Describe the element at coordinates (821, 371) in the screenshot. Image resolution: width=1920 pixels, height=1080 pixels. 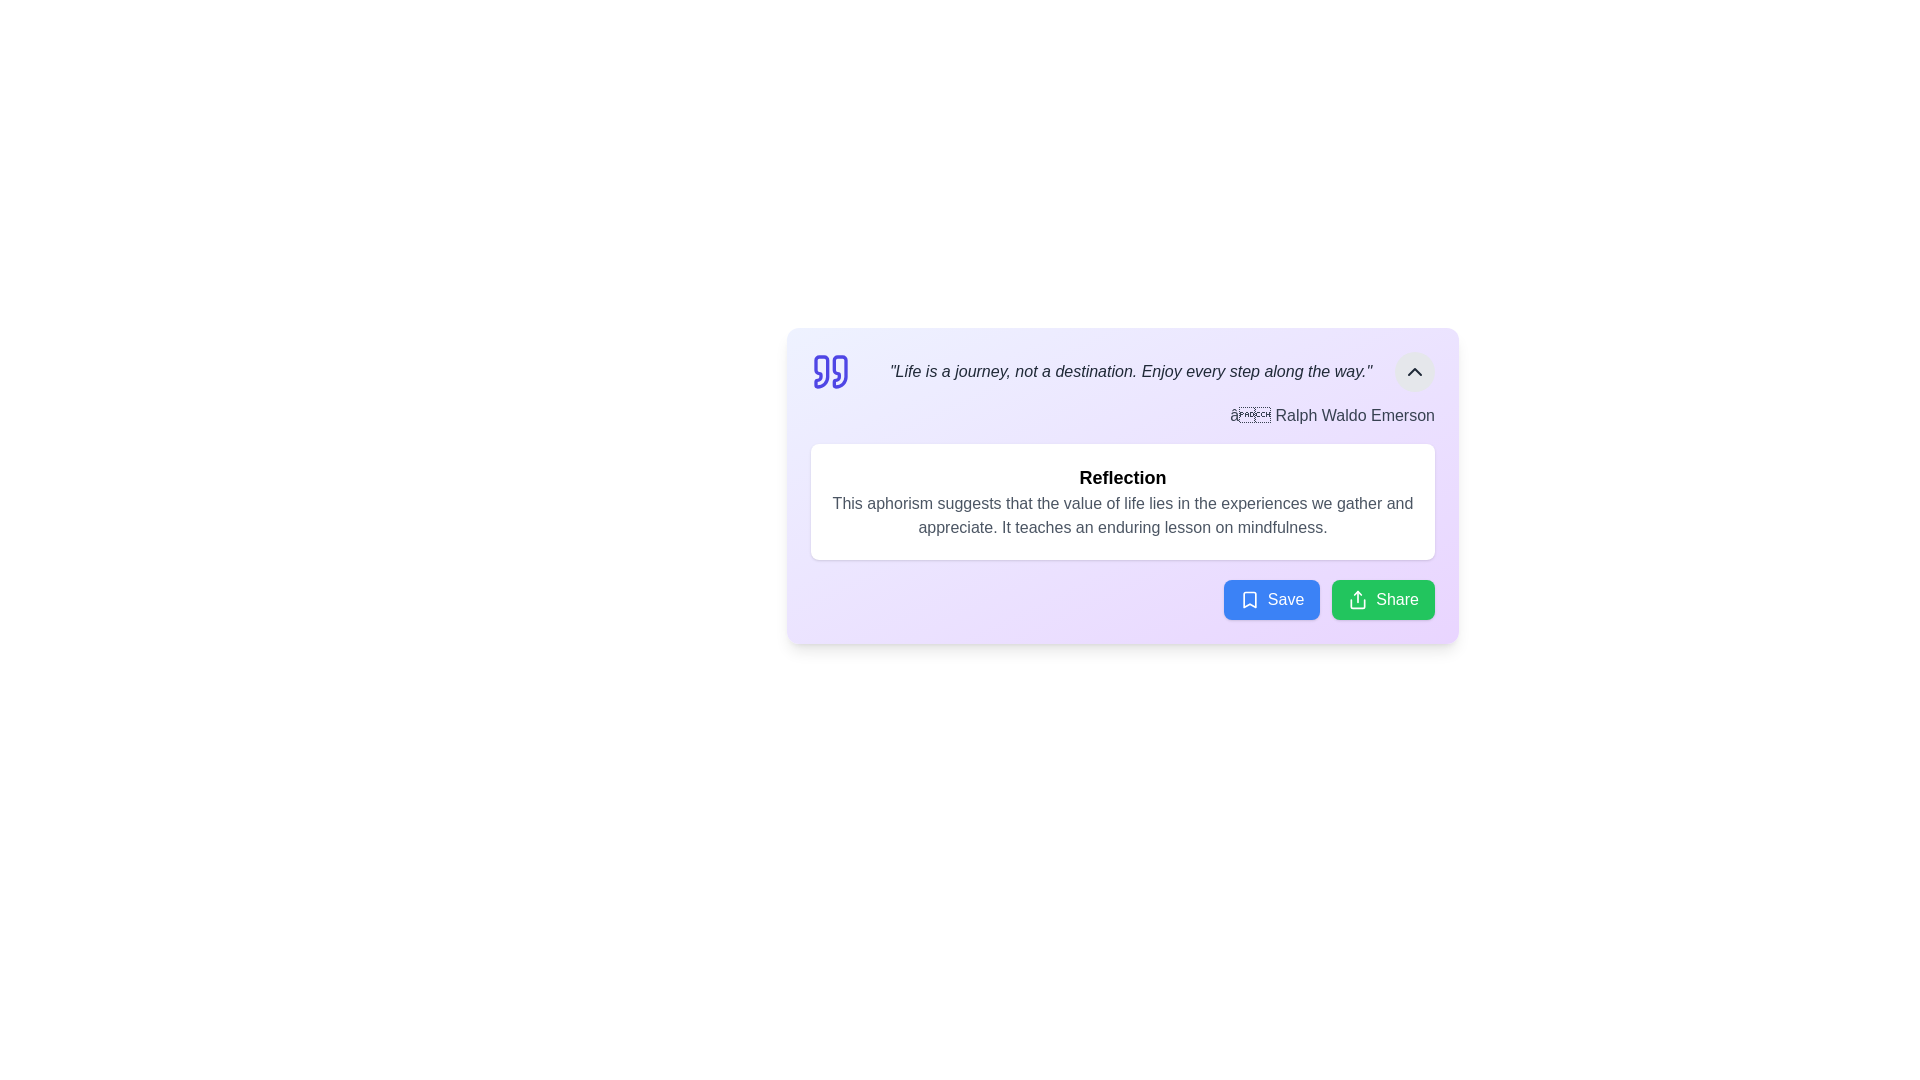
I see `the first blue quotation mark icon located at the top left of the component, which has a smooth outline and is part of a pair of matching quotation marks` at that location.